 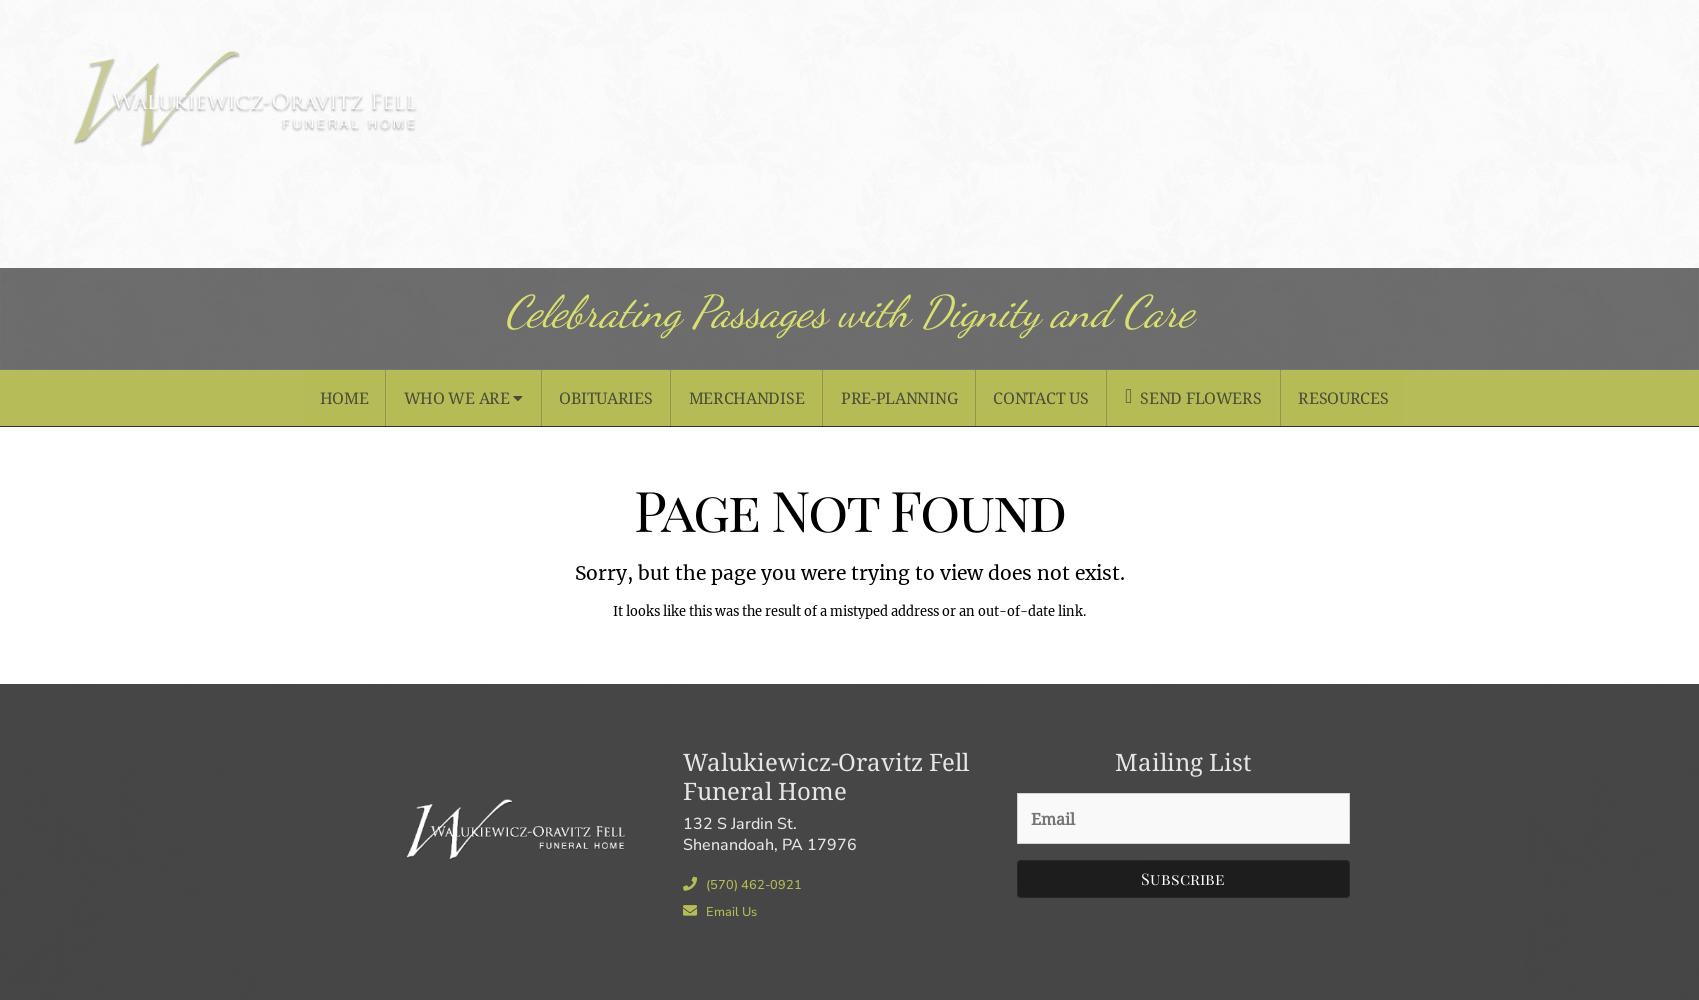 I want to click on 'Email Us', so click(x=729, y=911).